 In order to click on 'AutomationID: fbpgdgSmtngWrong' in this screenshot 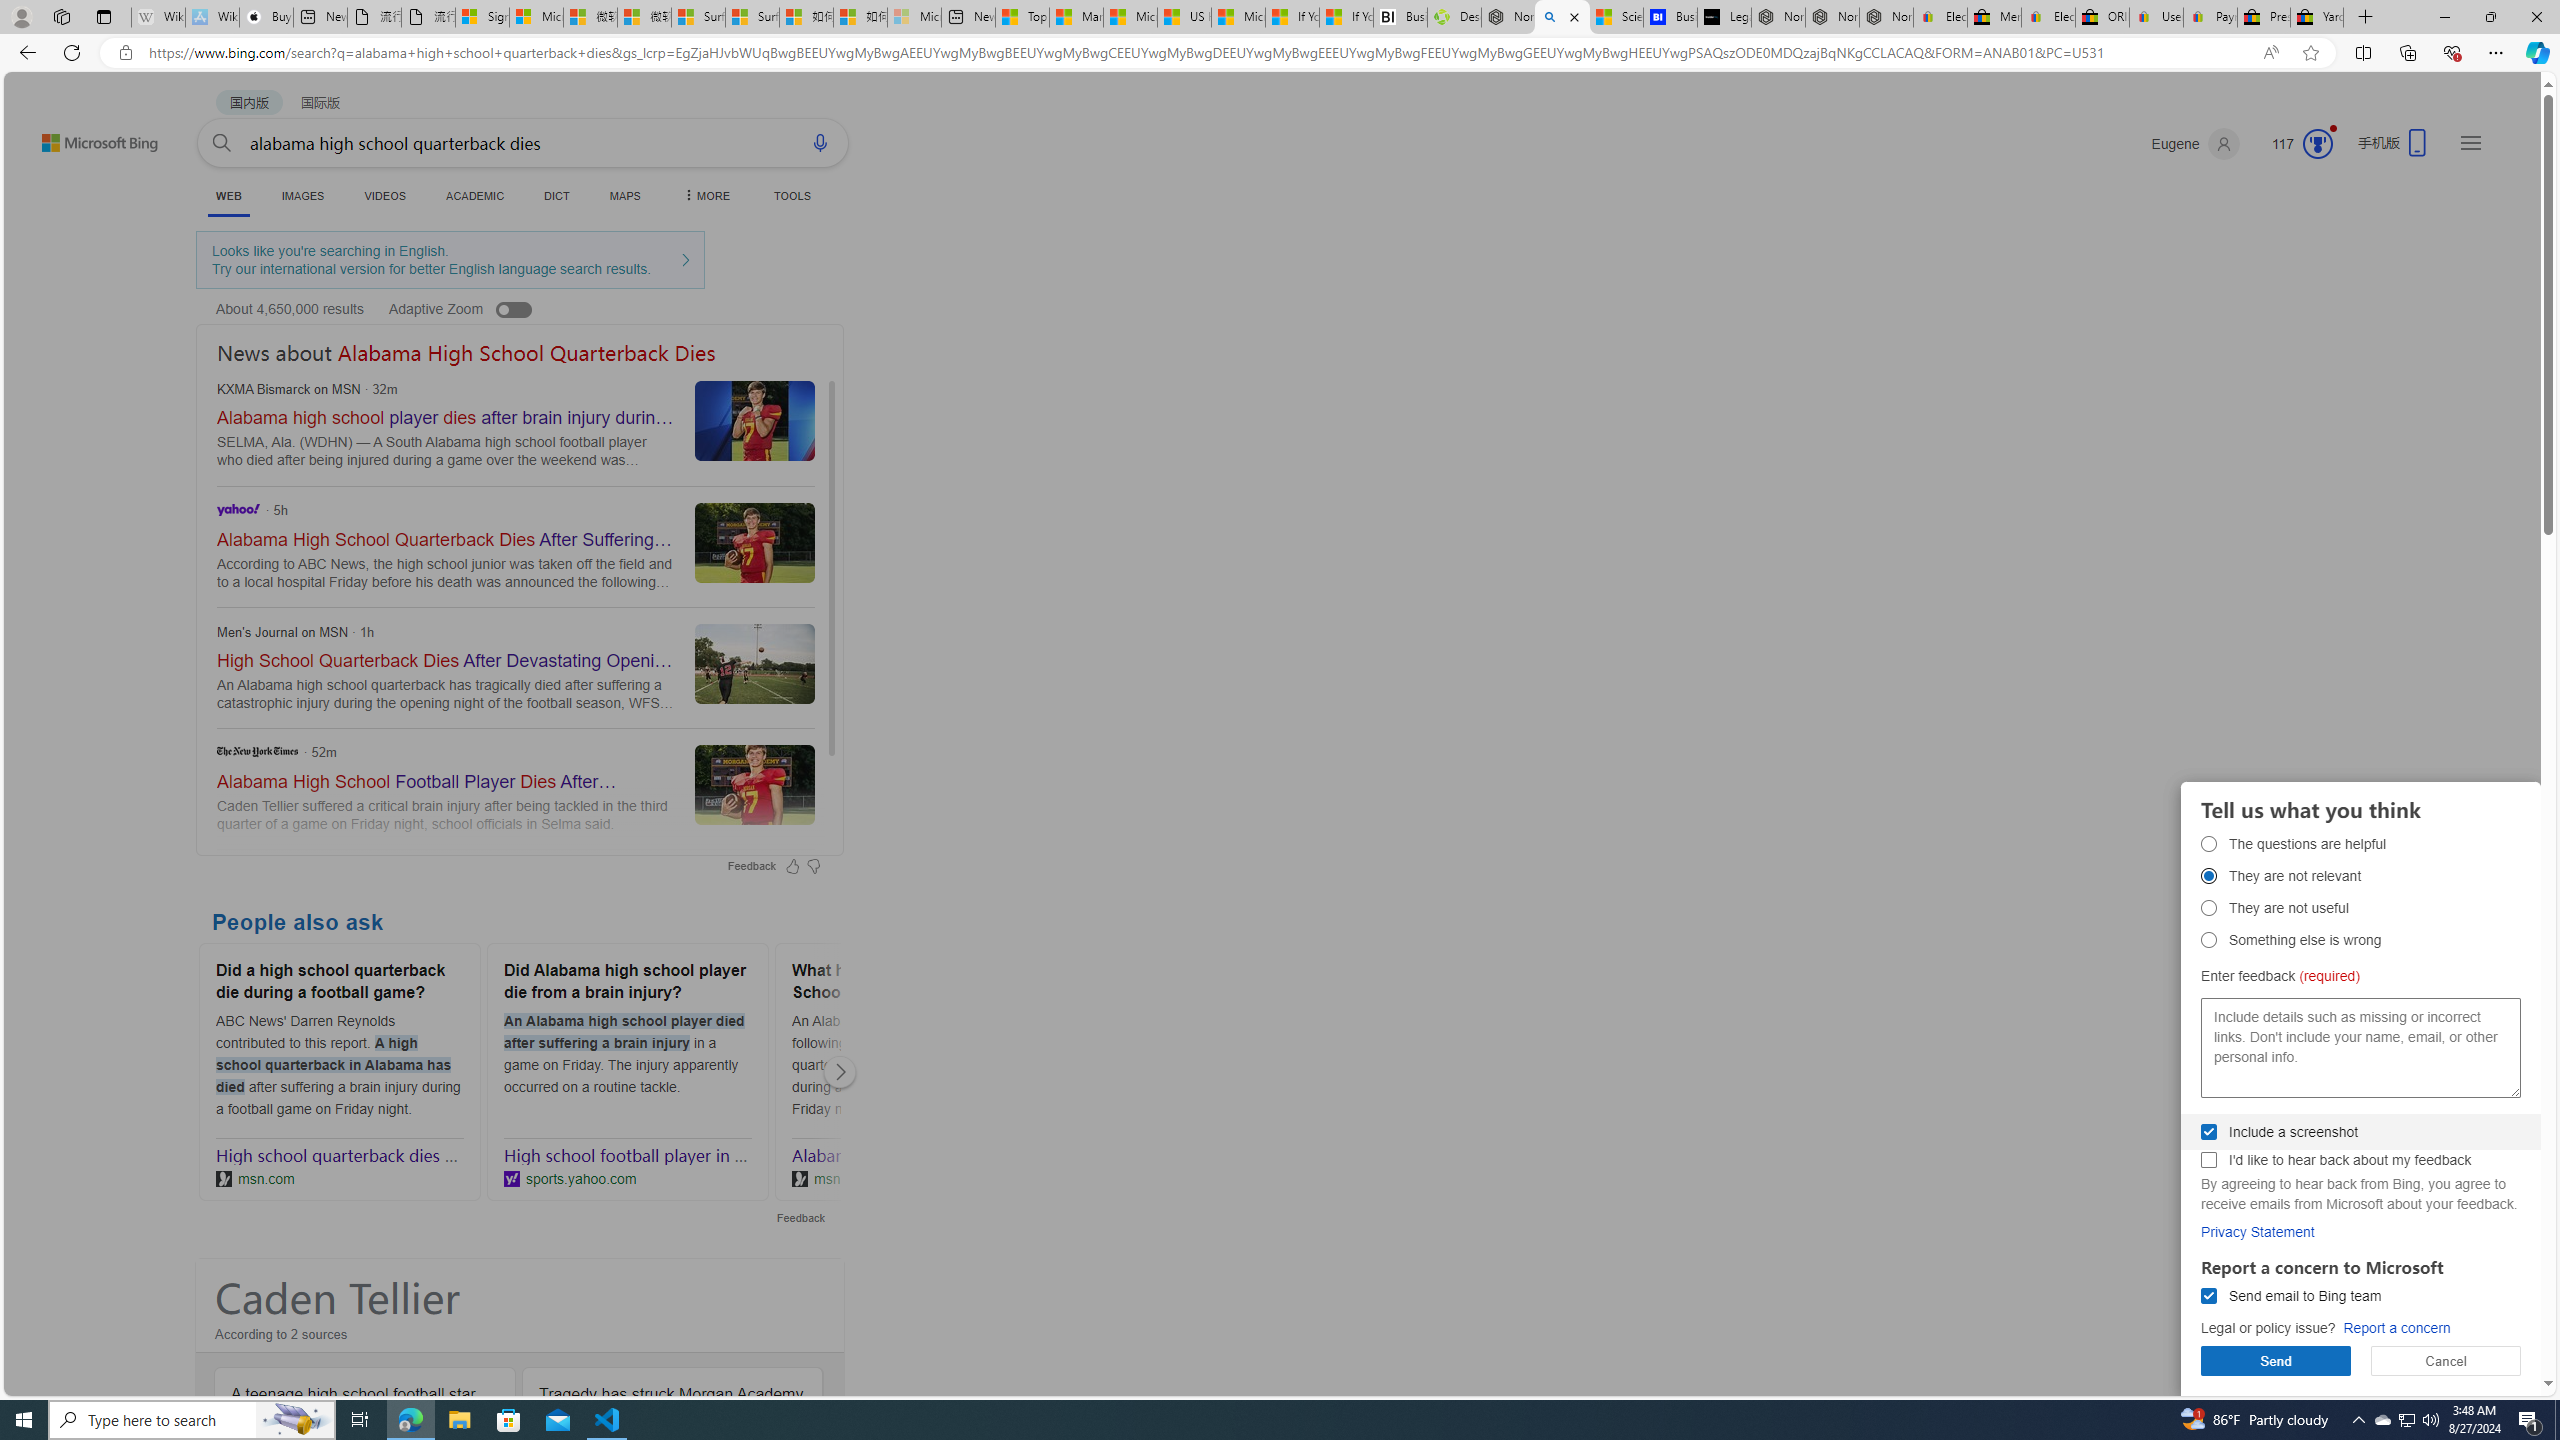, I will do `click(2209, 938)`.